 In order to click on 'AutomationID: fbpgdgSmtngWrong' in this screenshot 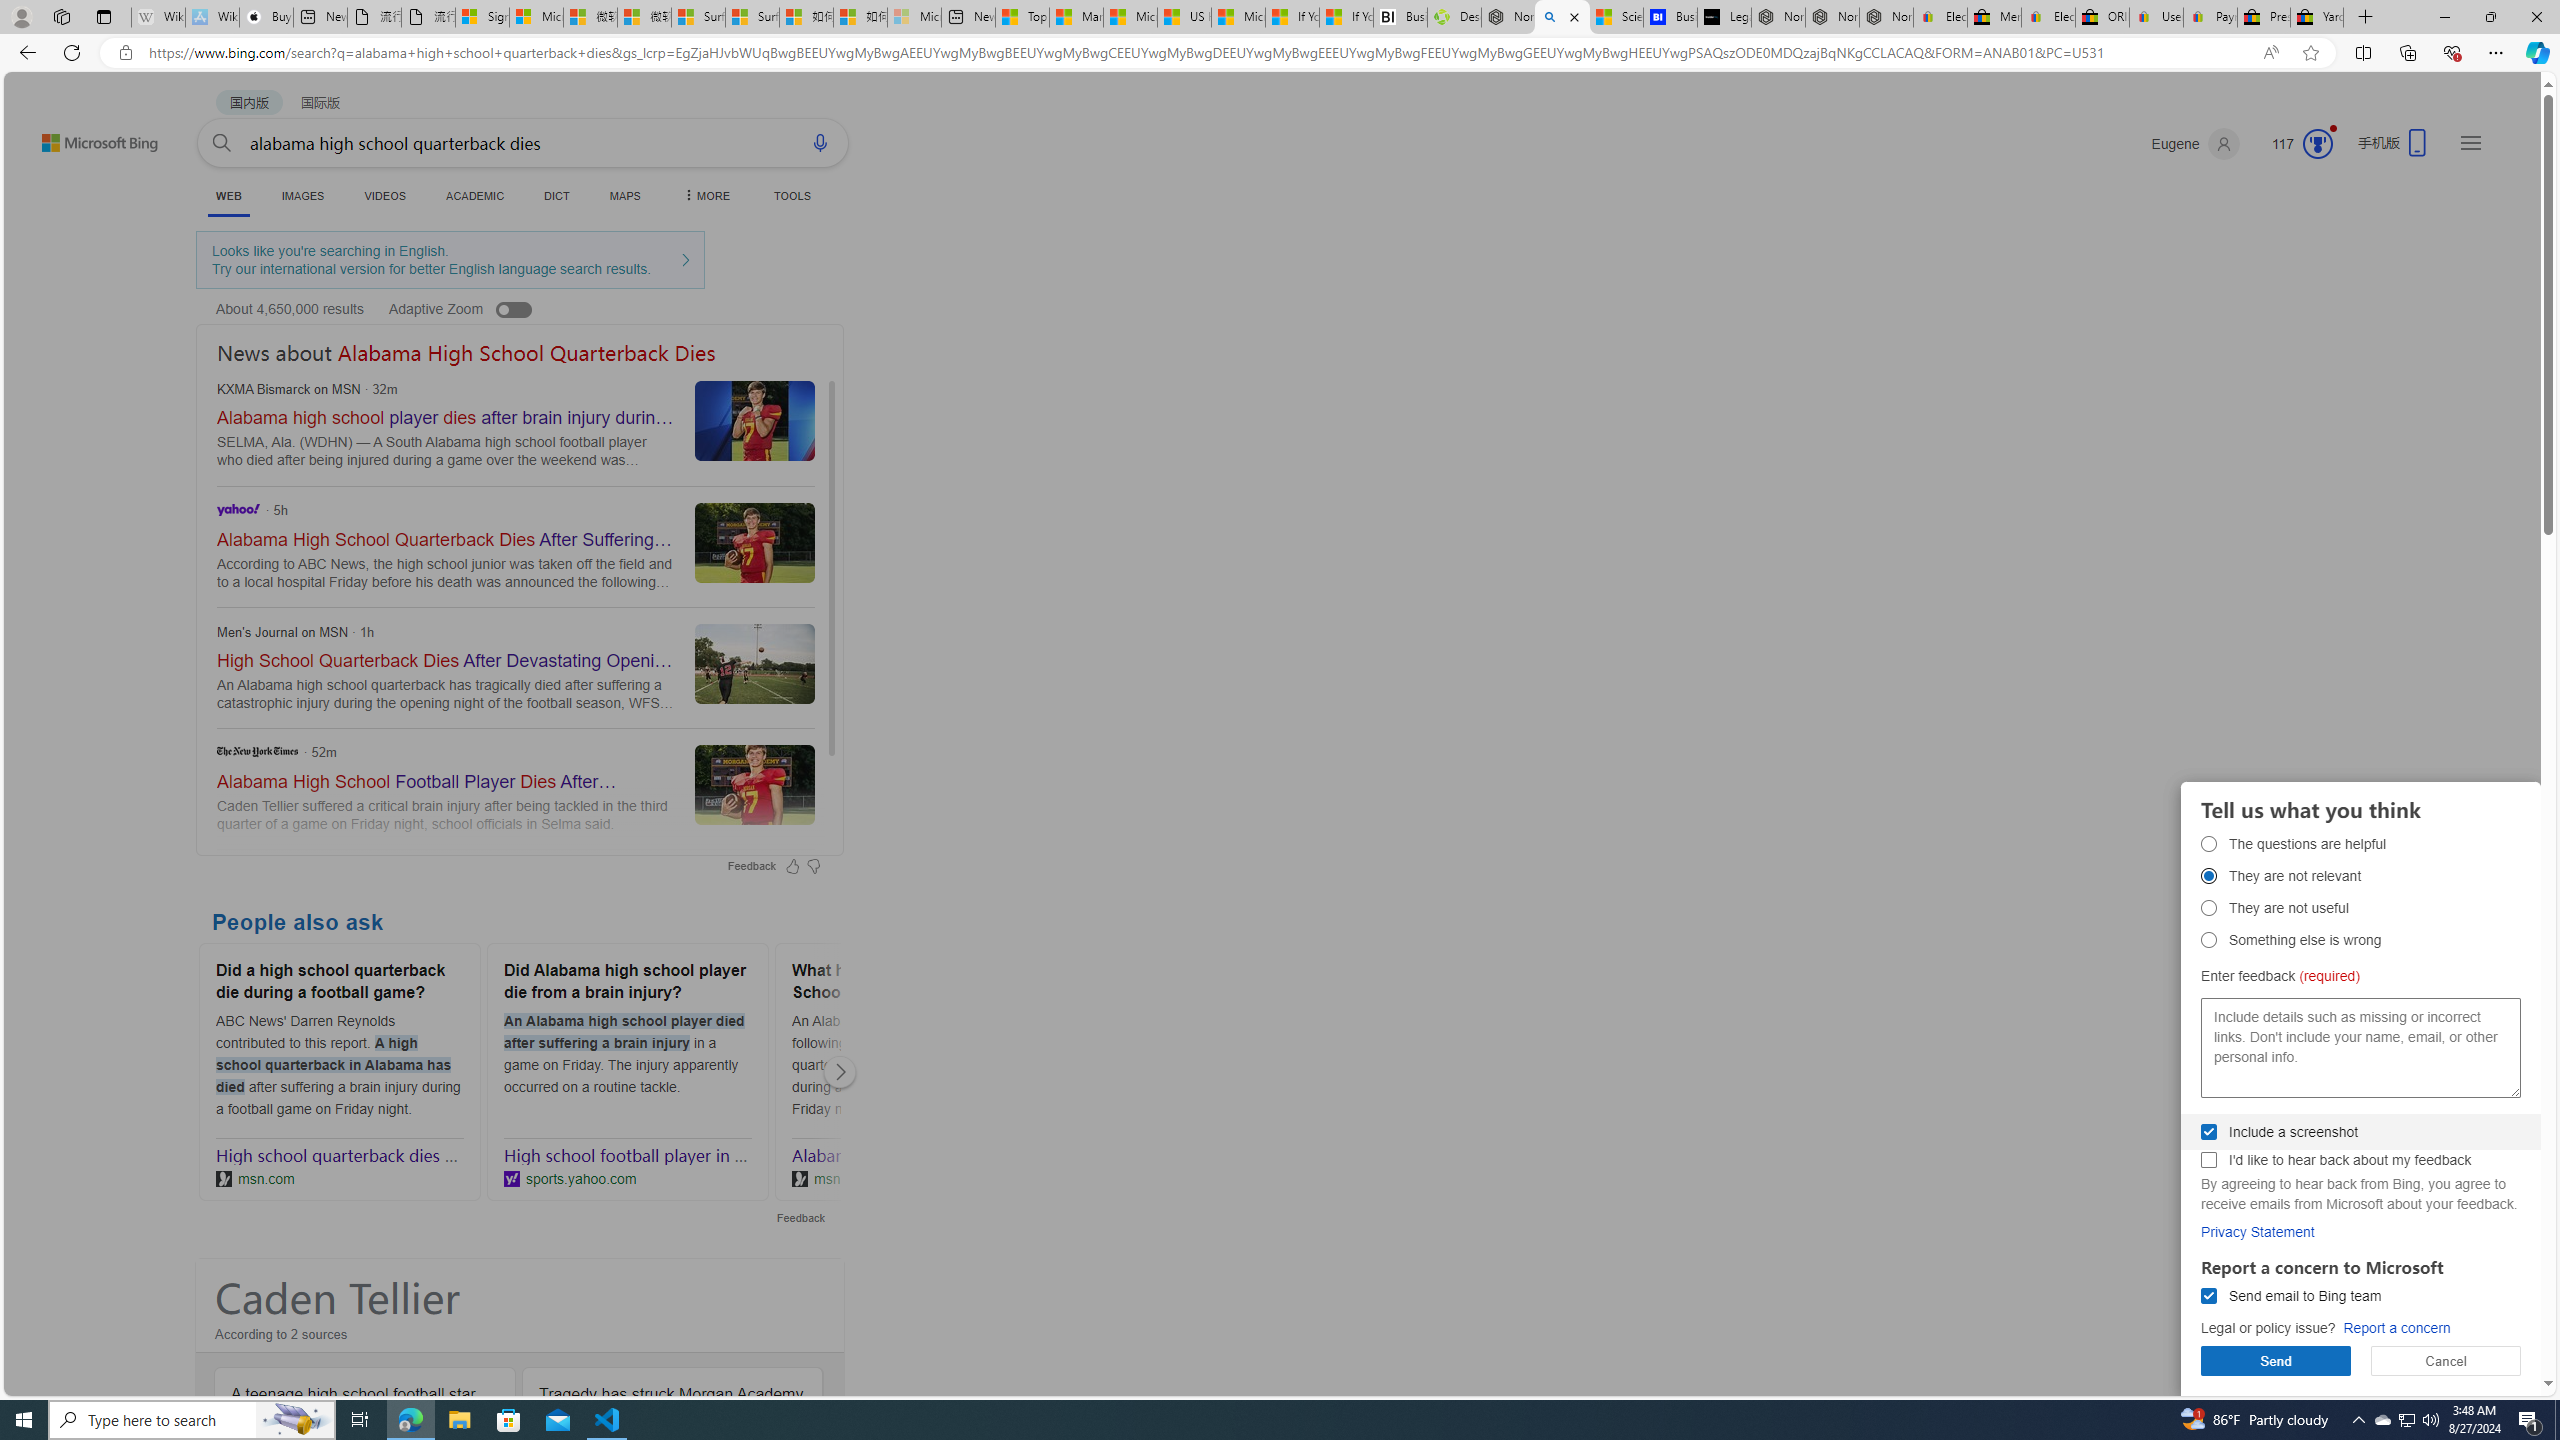, I will do `click(2209, 938)`.